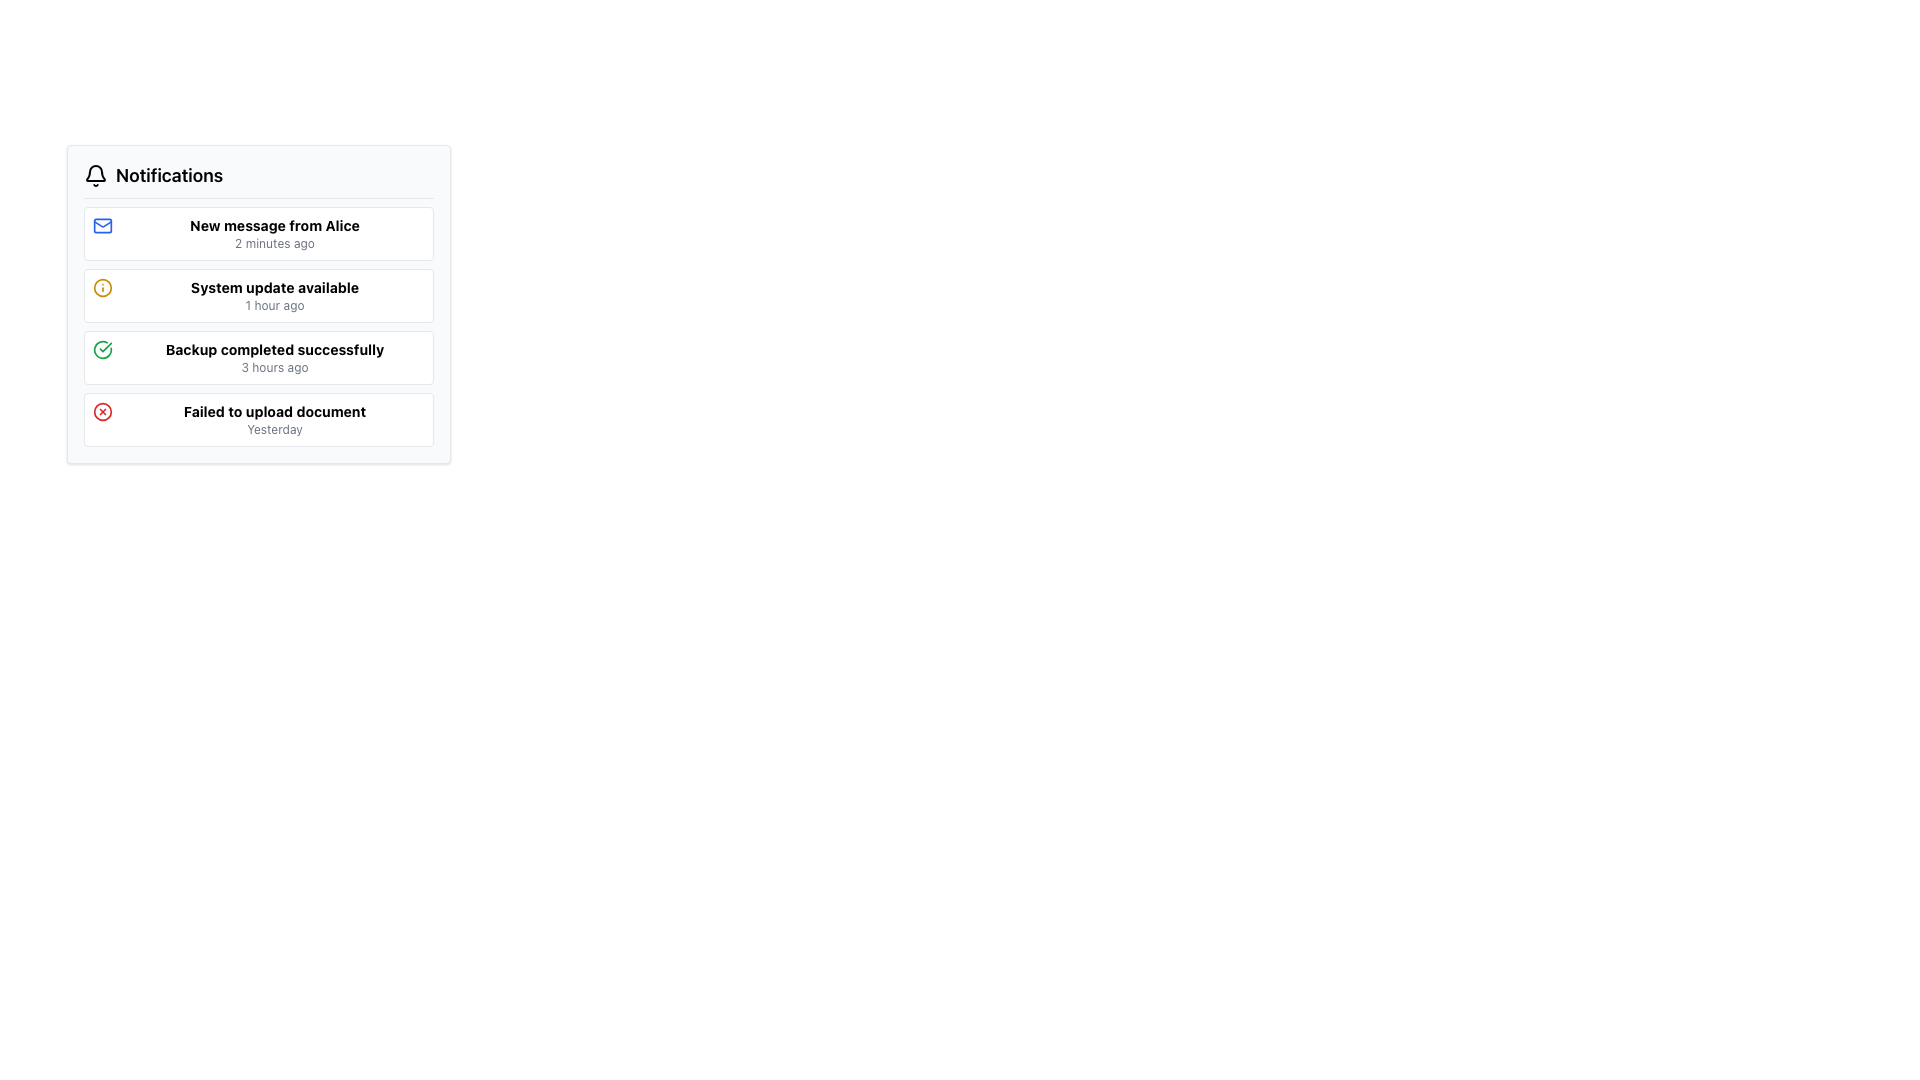 The width and height of the screenshot is (1920, 1080). What do you see at coordinates (273, 233) in the screenshot?
I see `the first notification item in the notification panel that indicates a new message from Alice, received 2 minutes ago` at bounding box center [273, 233].